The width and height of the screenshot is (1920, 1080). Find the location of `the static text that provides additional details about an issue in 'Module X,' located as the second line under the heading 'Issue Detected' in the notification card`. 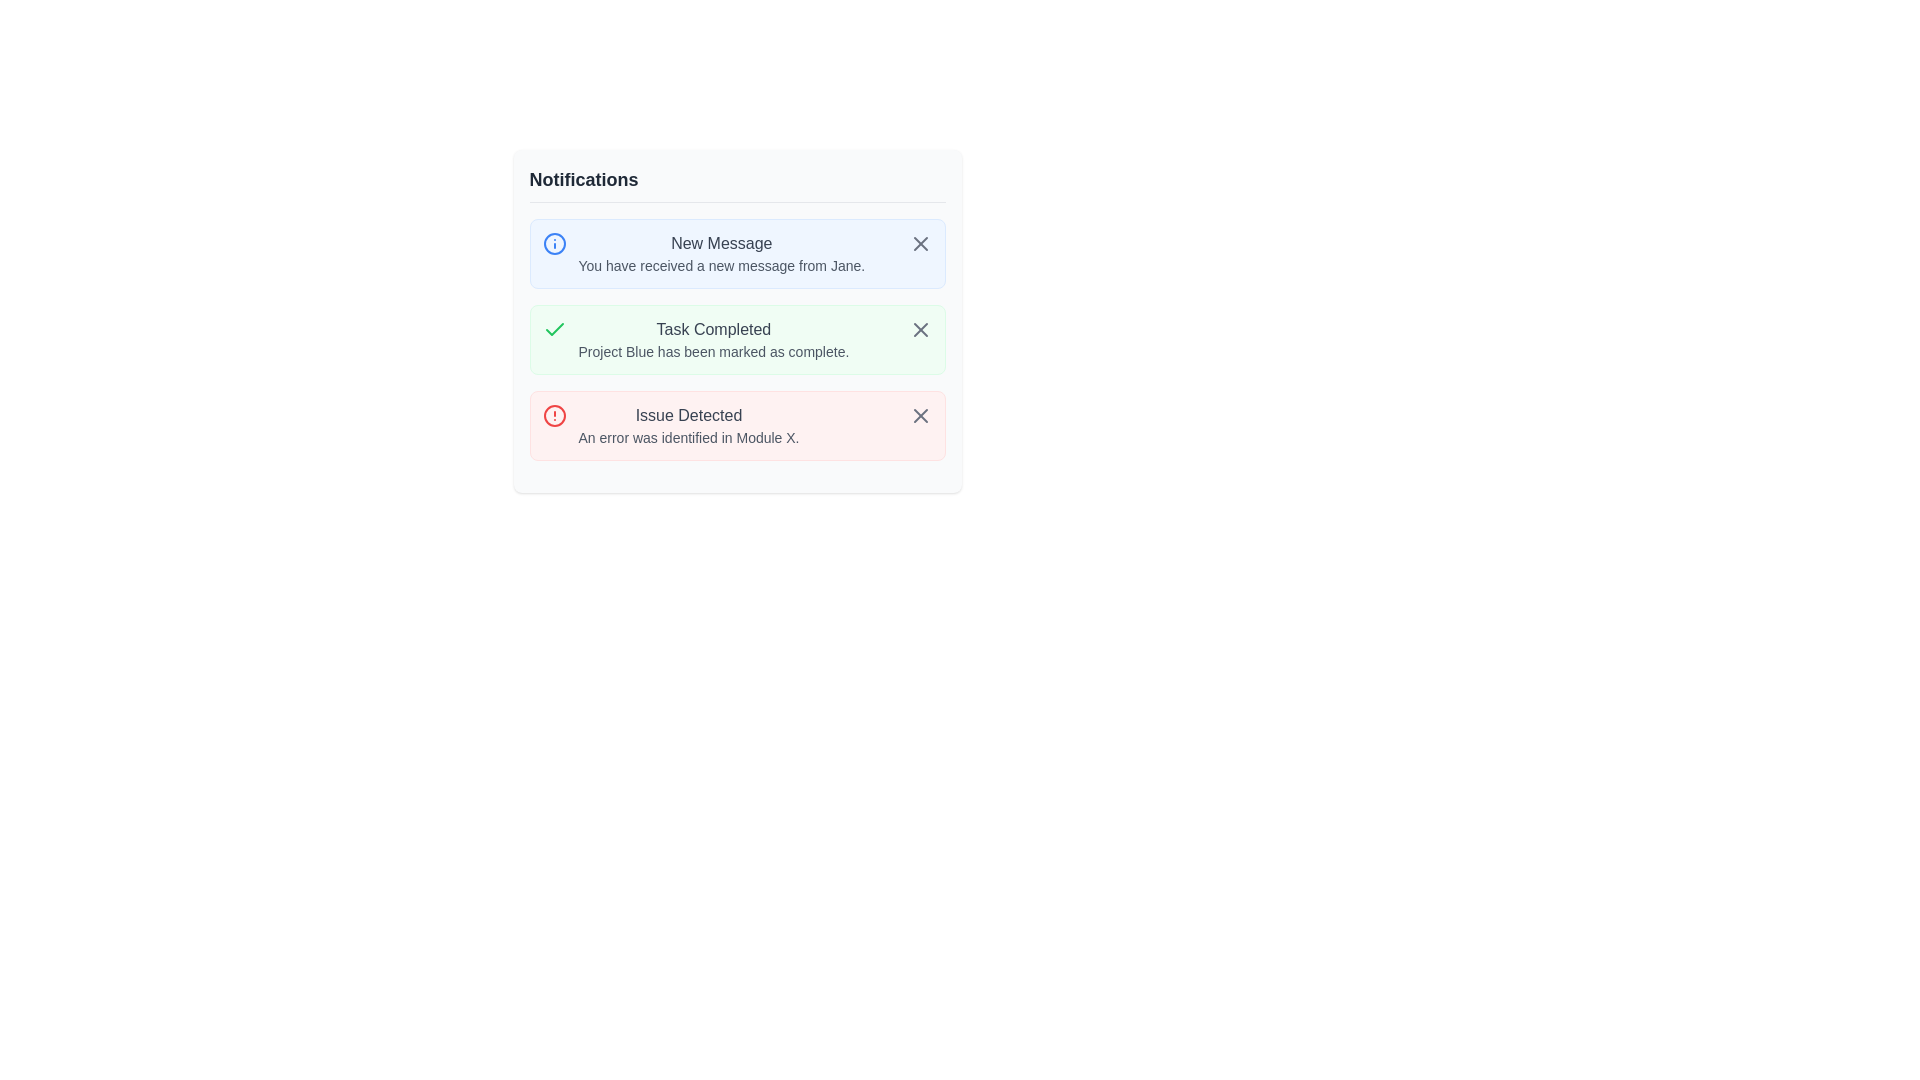

the static text that provides additional details about an issue in 'Module X,' located as the second line under the heading 'Issue Detected' in the notification card is located at coordinates (689, 437).